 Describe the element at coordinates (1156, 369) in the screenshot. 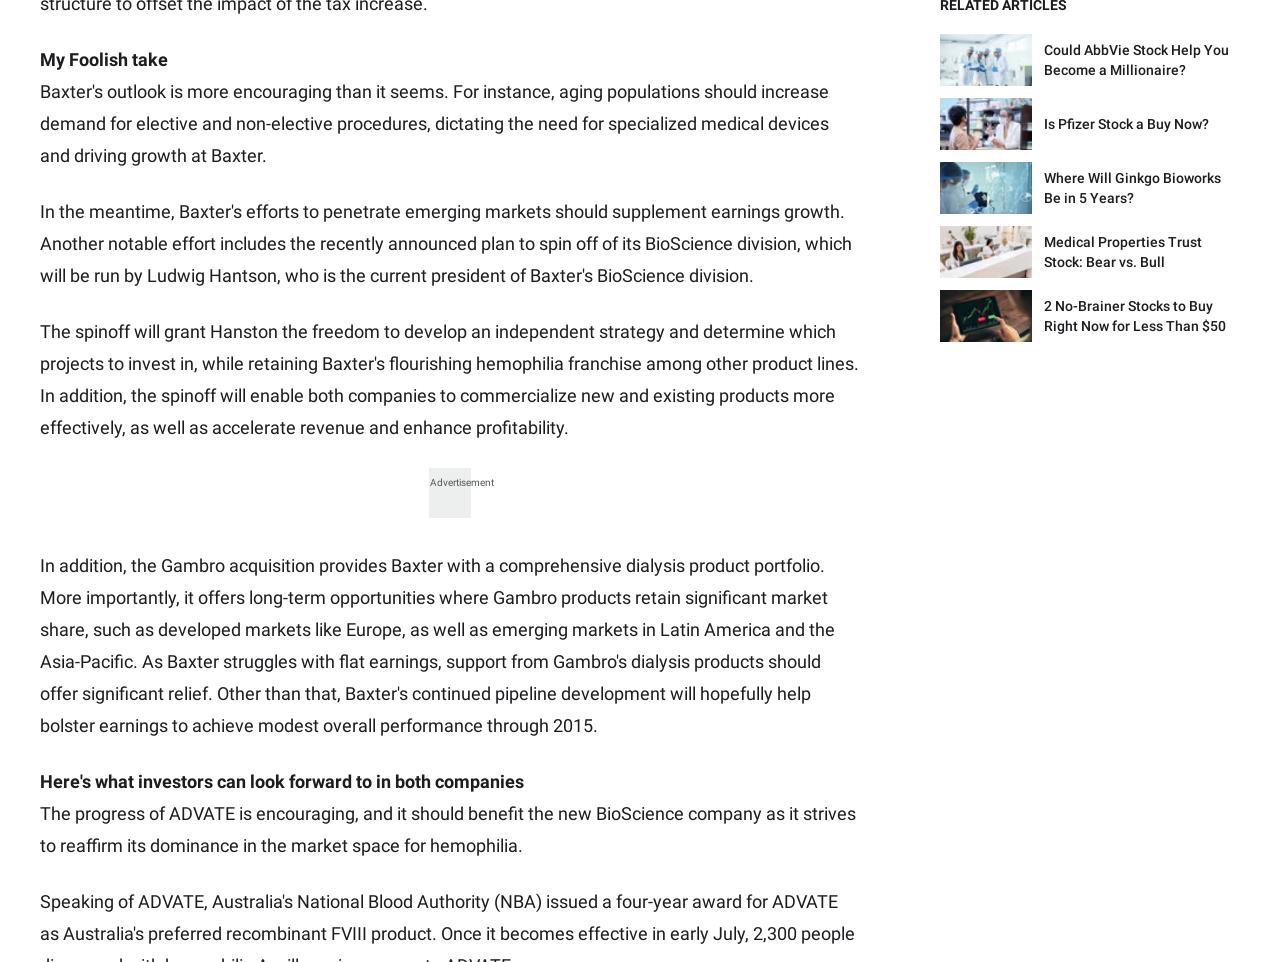

I see `'Motley Fool Asset Management'` at that location.